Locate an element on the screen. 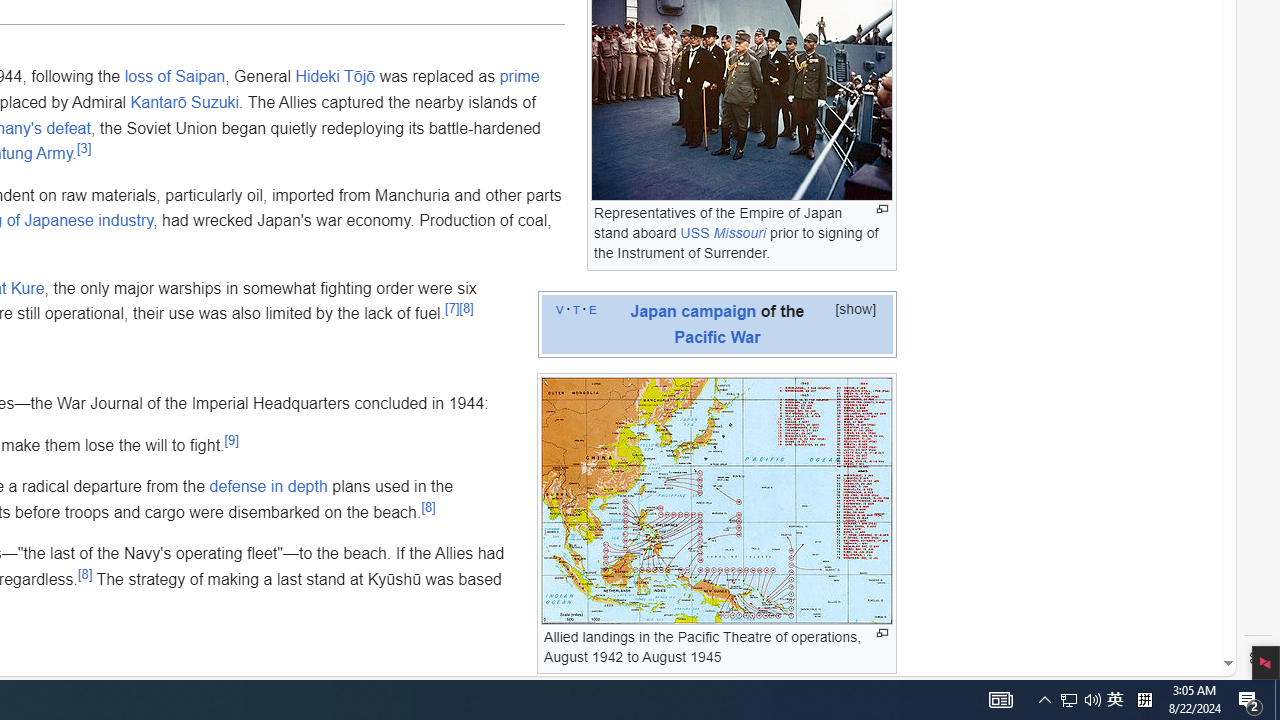  'e' is located at coordinates (591, 308).